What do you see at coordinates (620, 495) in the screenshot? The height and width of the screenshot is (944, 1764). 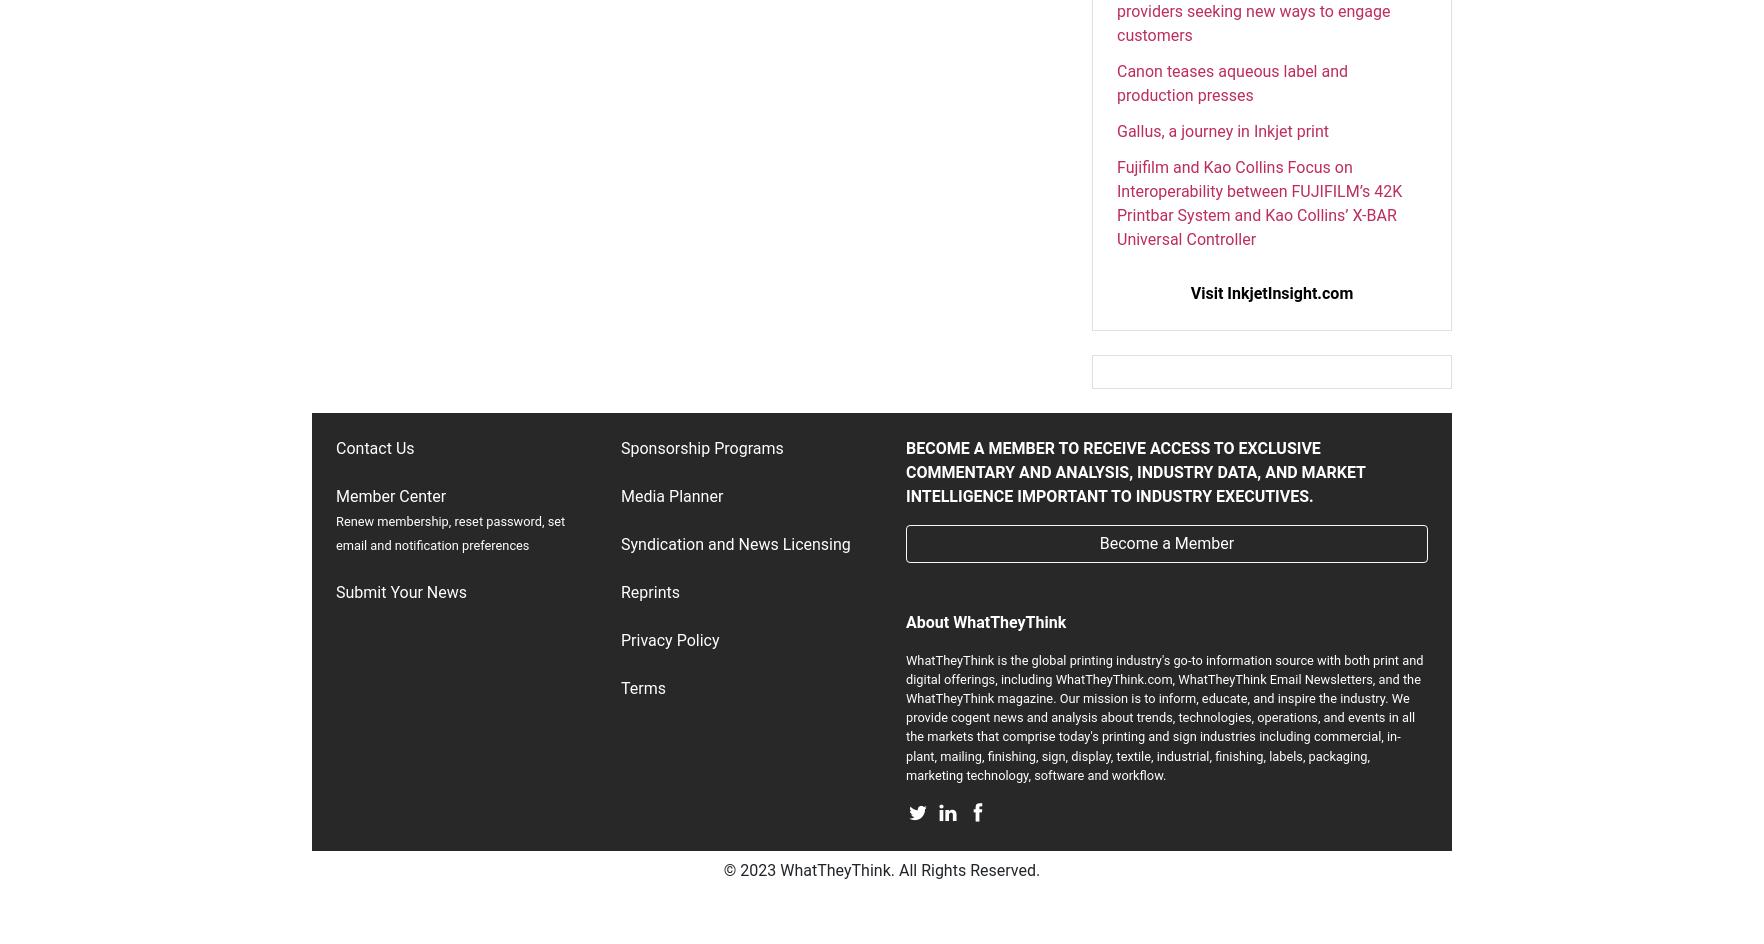 I see `'Media Planner'` at bounding box center [620, 495].